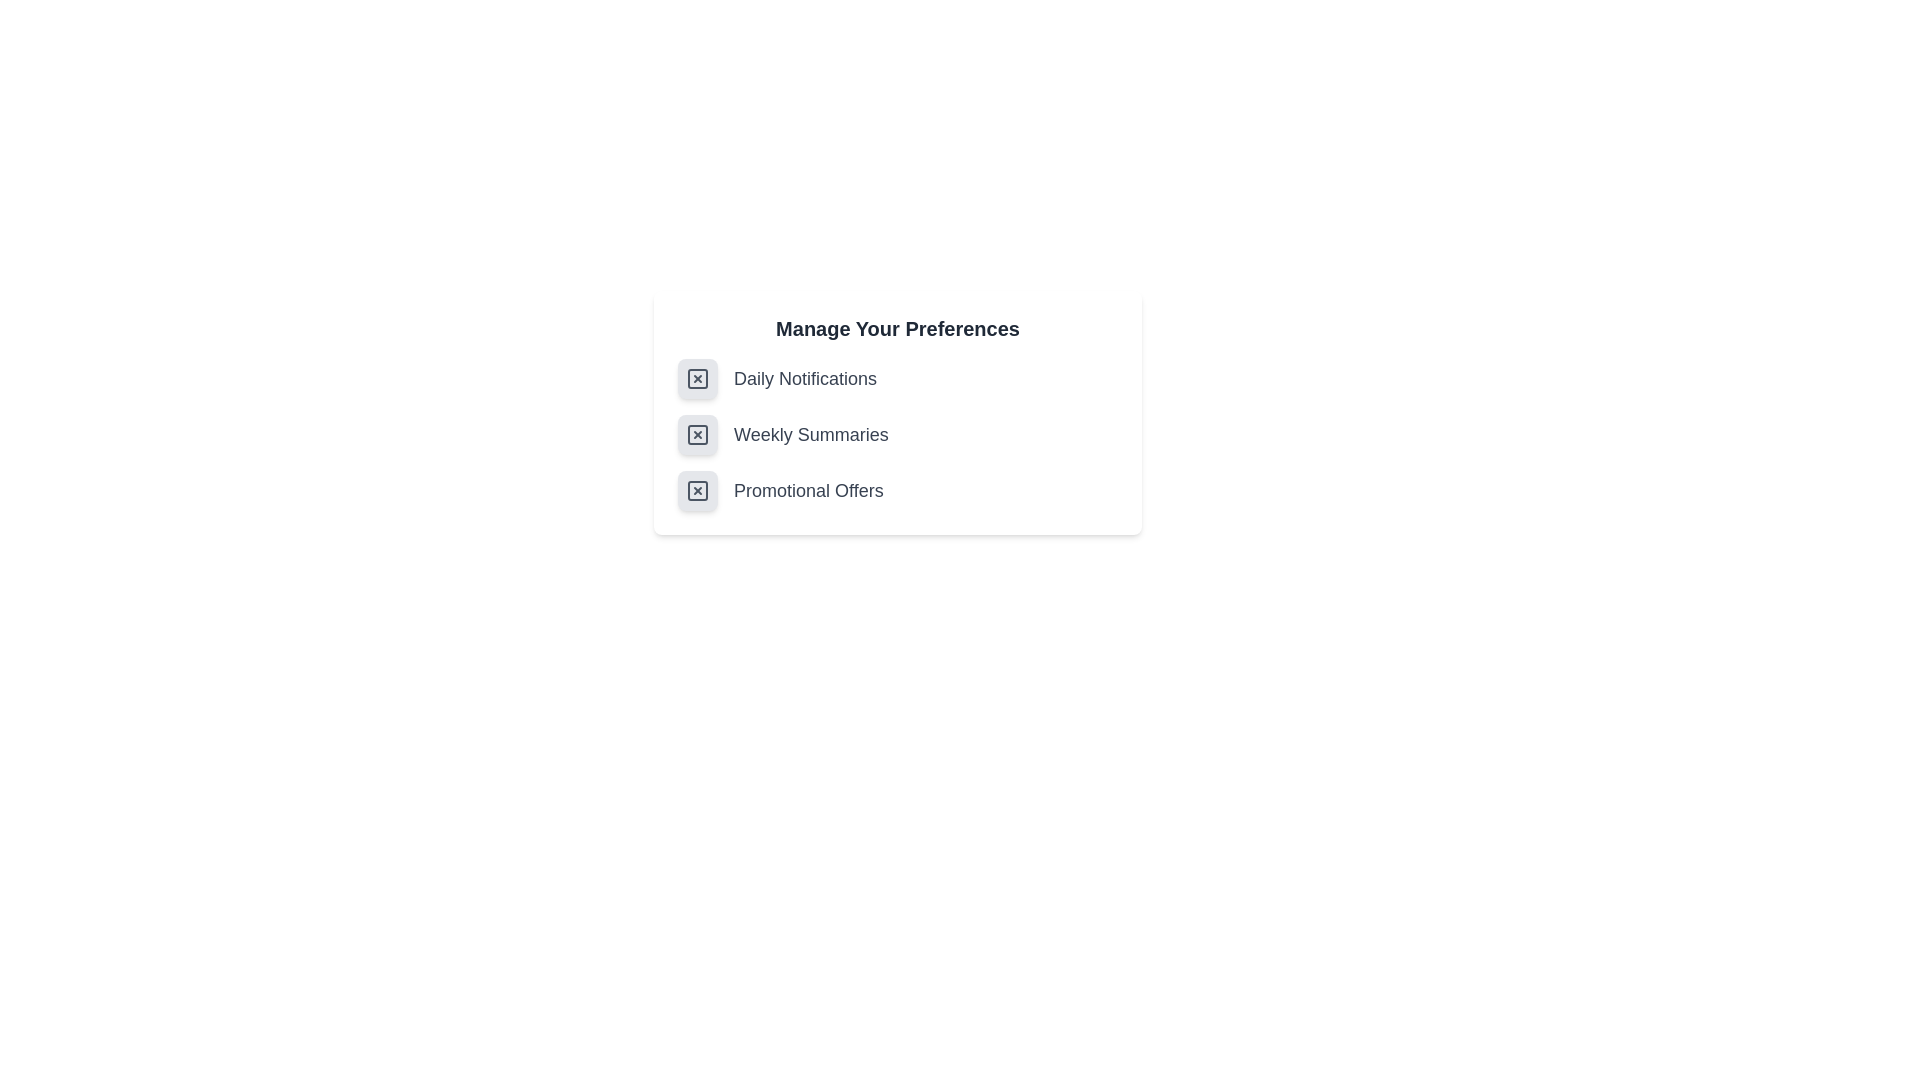 This screenshot has height=1080, width=1920. Describe the element at coordinates (697, 434) in the screenshot. I see `the small square icon with a gray border and 'X' symbol, located to the right of the 'Weekly Summaries' text` at that location.